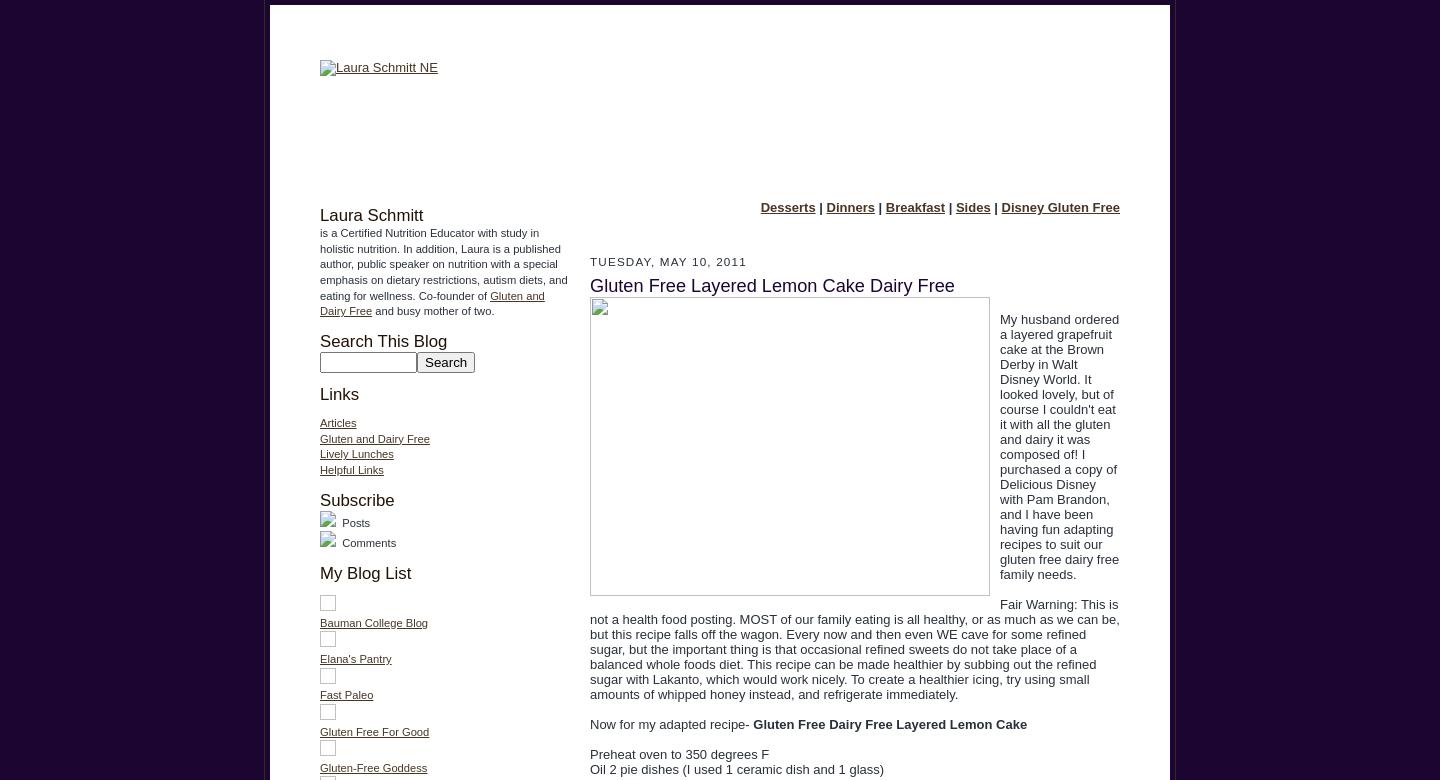  Describe the element at coordinates (735, 768) in the screenshot. I see `'Oil 2 pie dishes (I used 1 ceramic dish and 1 glass)'` at that location.